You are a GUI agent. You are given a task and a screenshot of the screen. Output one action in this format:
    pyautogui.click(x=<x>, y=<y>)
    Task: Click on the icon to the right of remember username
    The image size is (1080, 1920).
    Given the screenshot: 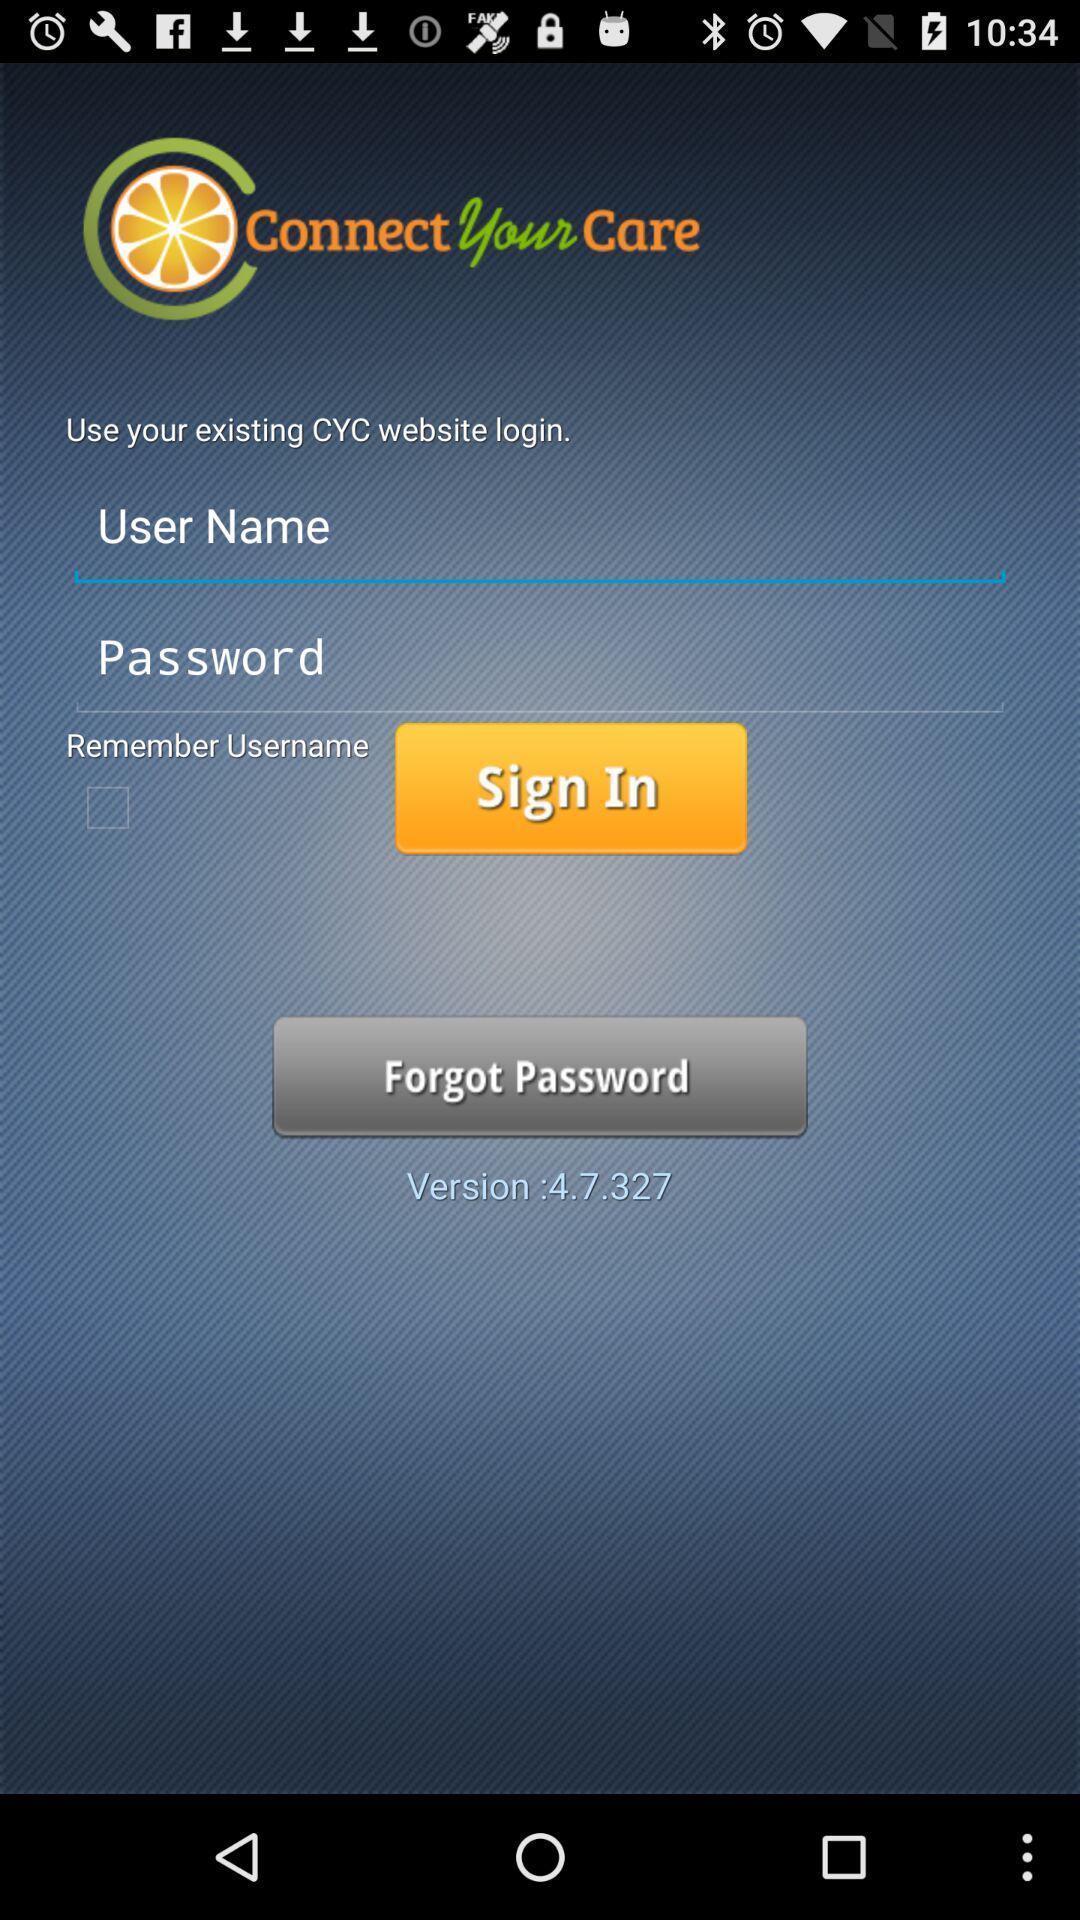 What is the action you would take?
    pyautogui.click(x=571, y=788)
    